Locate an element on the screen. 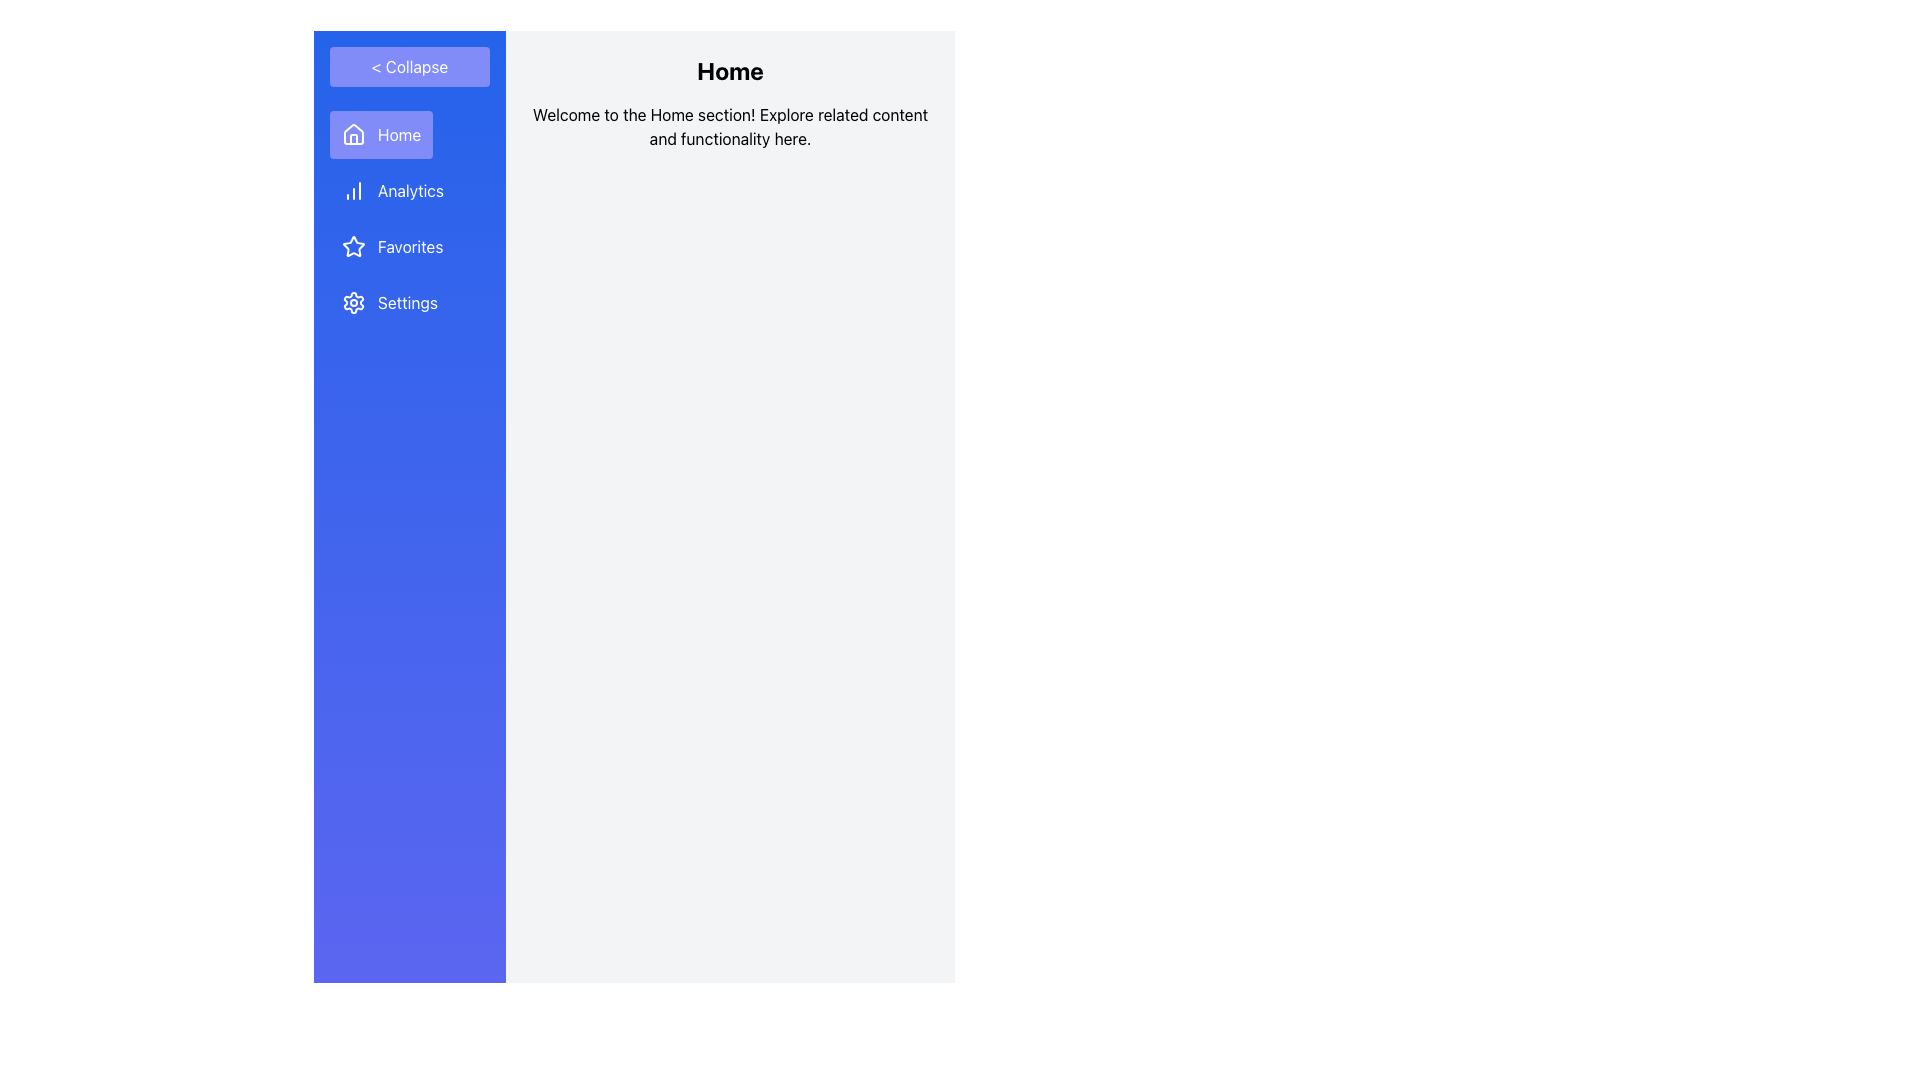 This screenshot has width=1920, height=1080. the 'Analytics' navigation button located in the left sidebar, which is the second item in the vertical list is located at coordinates (393, 191).